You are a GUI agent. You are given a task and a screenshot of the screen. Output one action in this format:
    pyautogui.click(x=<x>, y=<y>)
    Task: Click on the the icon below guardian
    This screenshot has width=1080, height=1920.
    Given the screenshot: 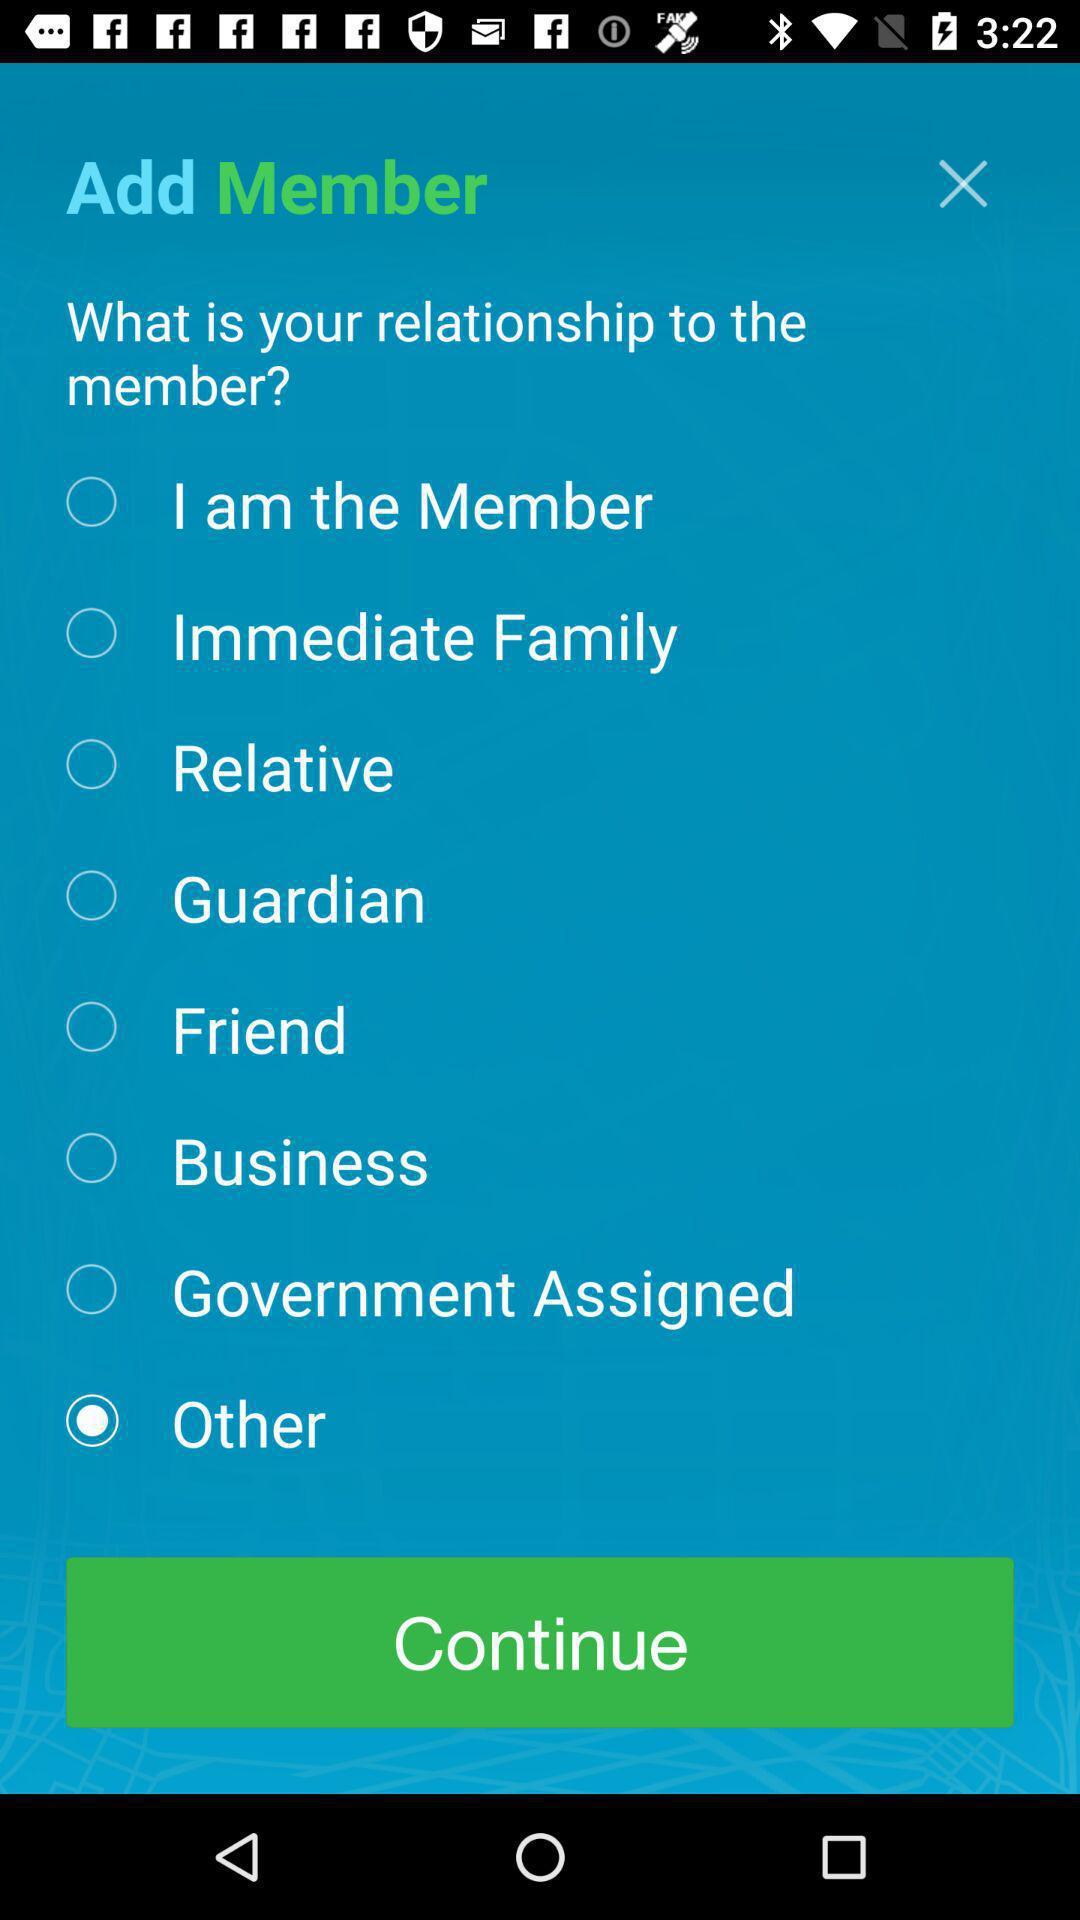 What is the action you would take?
    pyautogui.click(x=258, y=1027)
    